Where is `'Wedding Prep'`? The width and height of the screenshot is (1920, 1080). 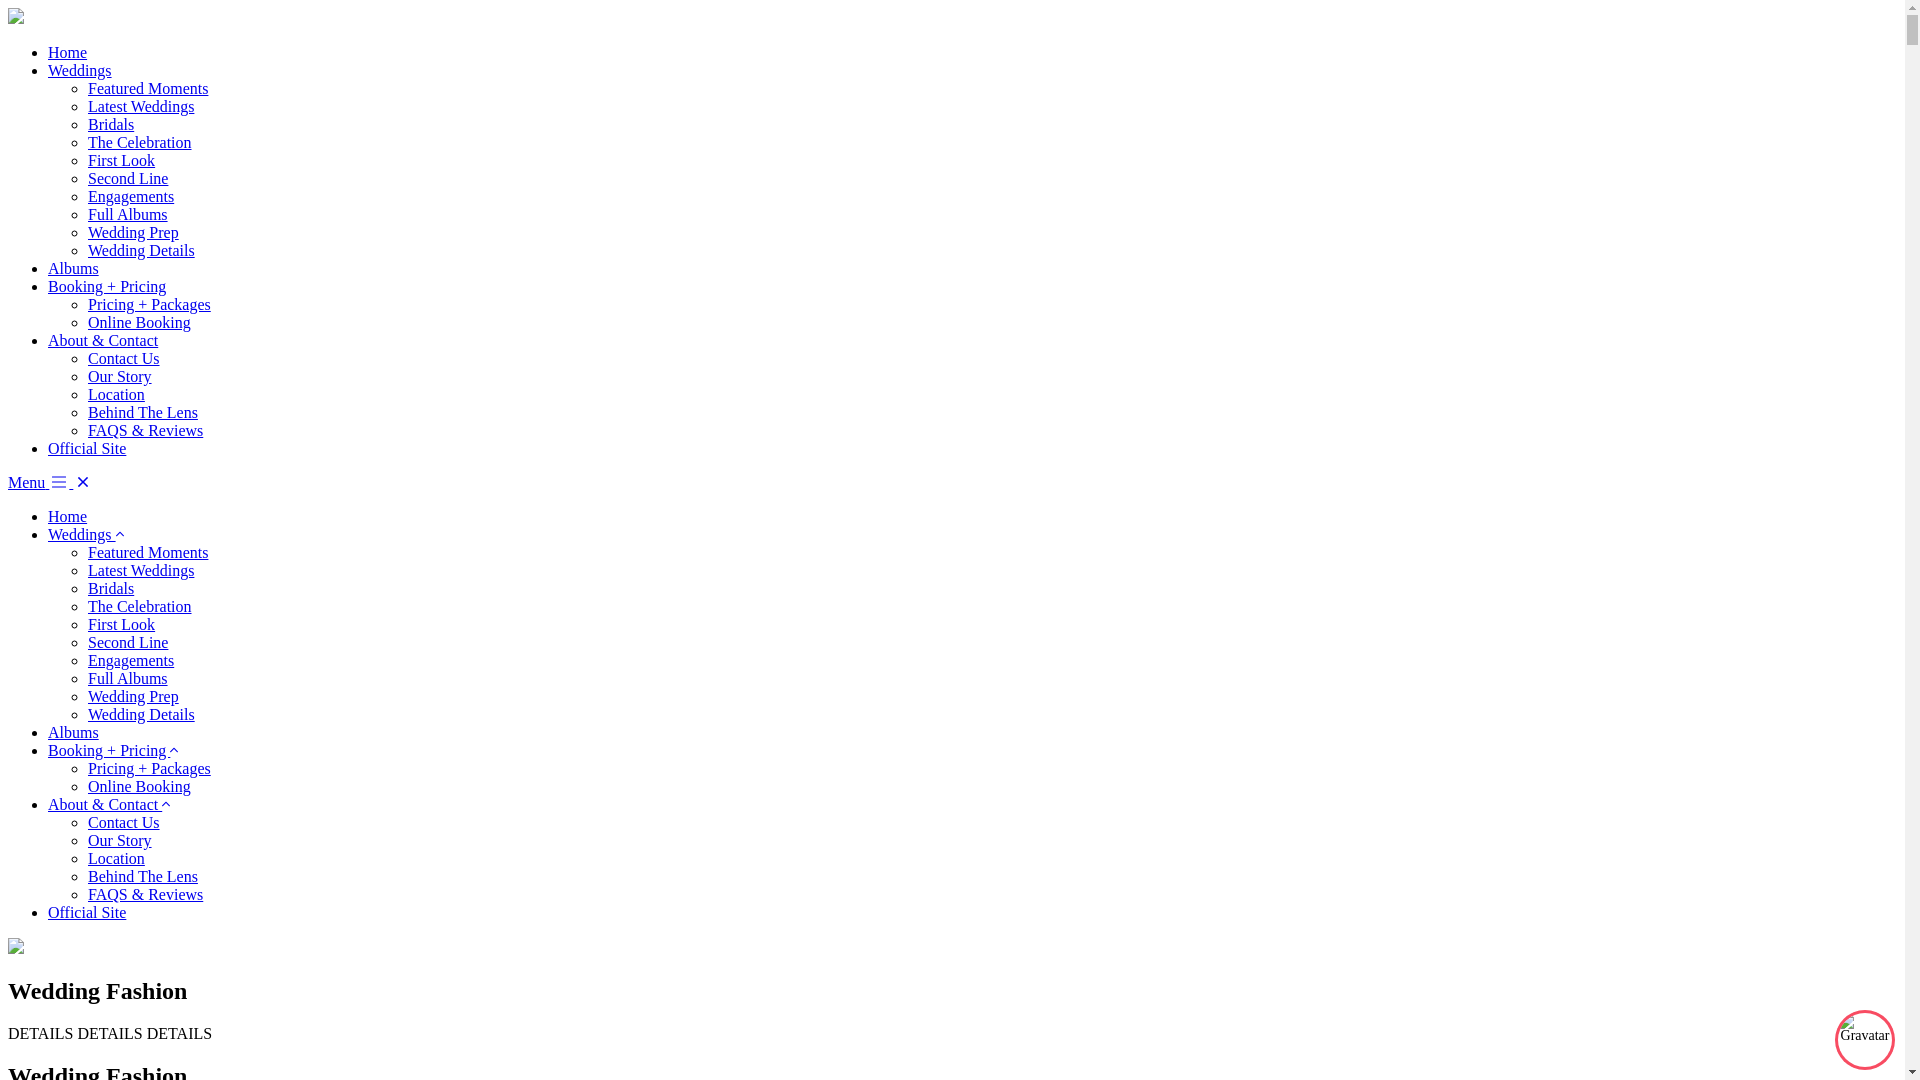
'Wedding Prep' is located at coordinates (132, 695).